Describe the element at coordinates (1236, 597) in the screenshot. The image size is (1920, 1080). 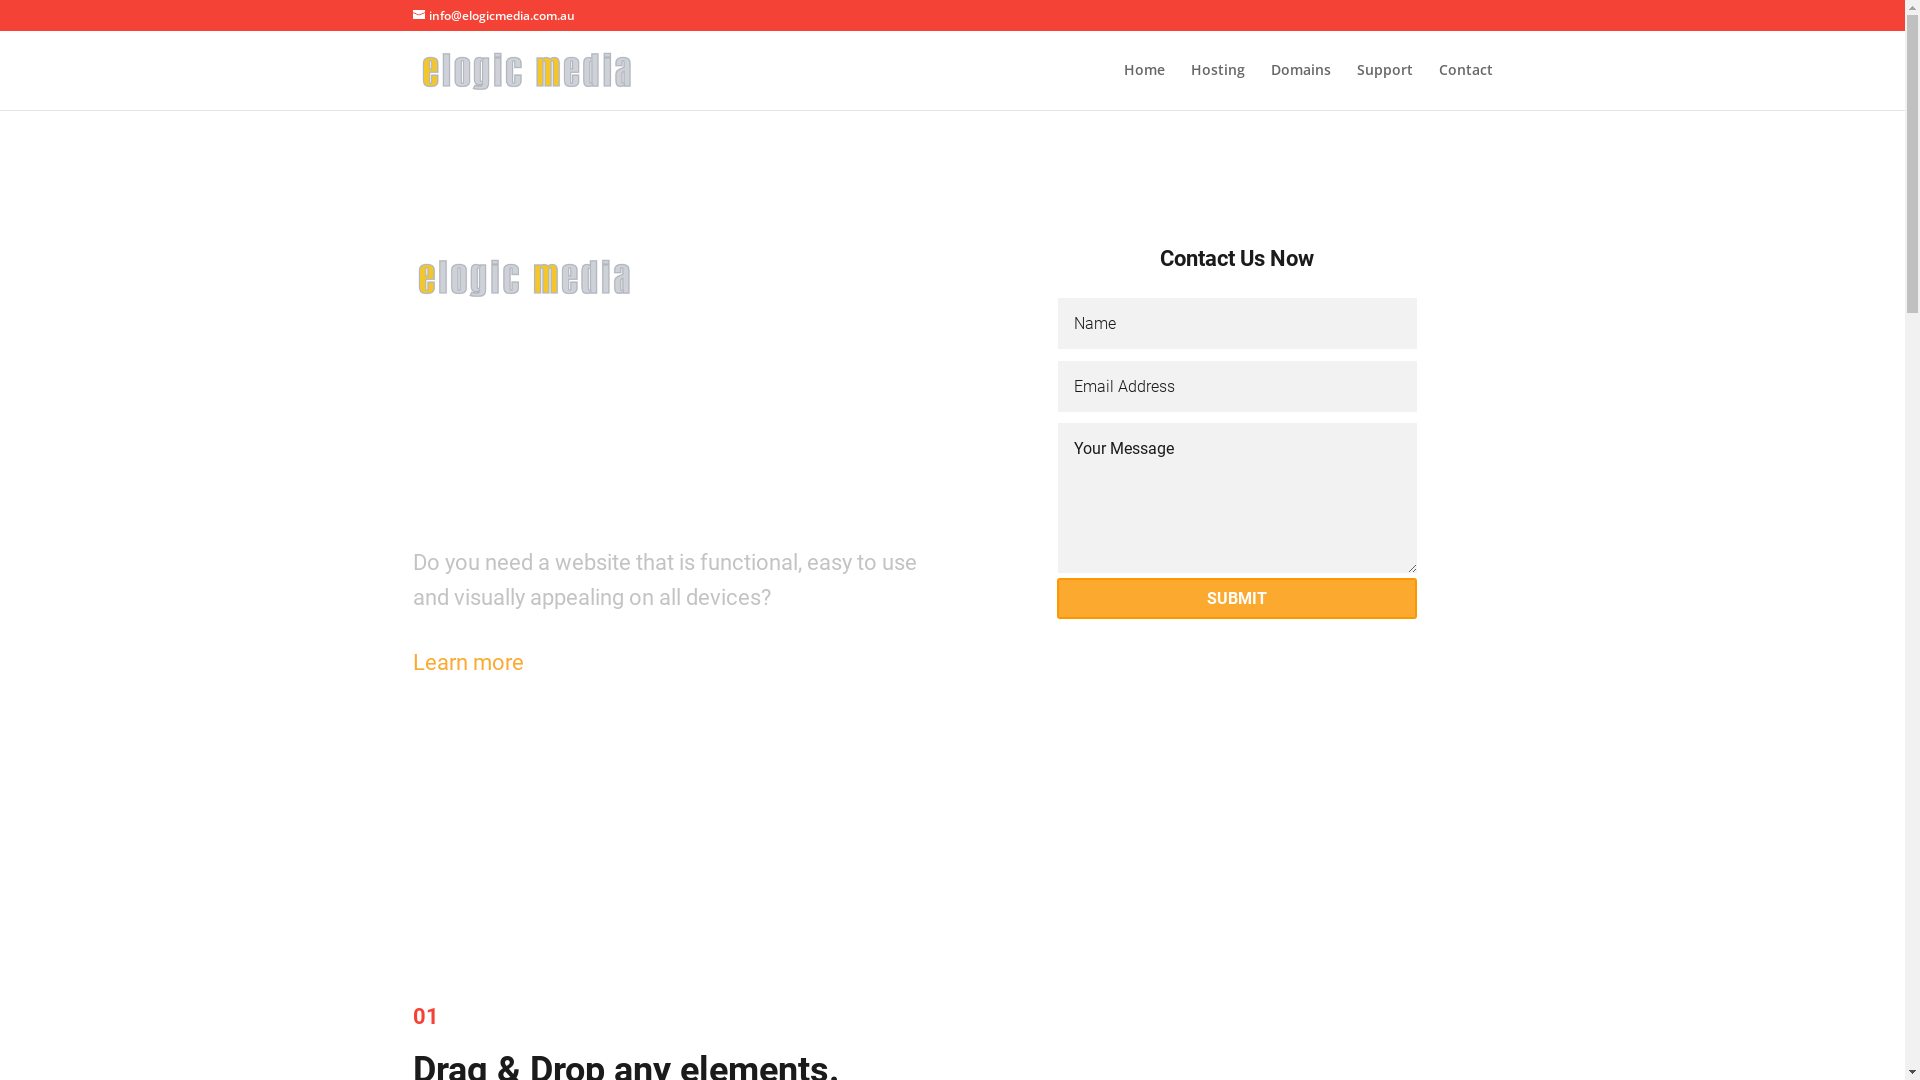
I see `'SUBMIT'` at that location.